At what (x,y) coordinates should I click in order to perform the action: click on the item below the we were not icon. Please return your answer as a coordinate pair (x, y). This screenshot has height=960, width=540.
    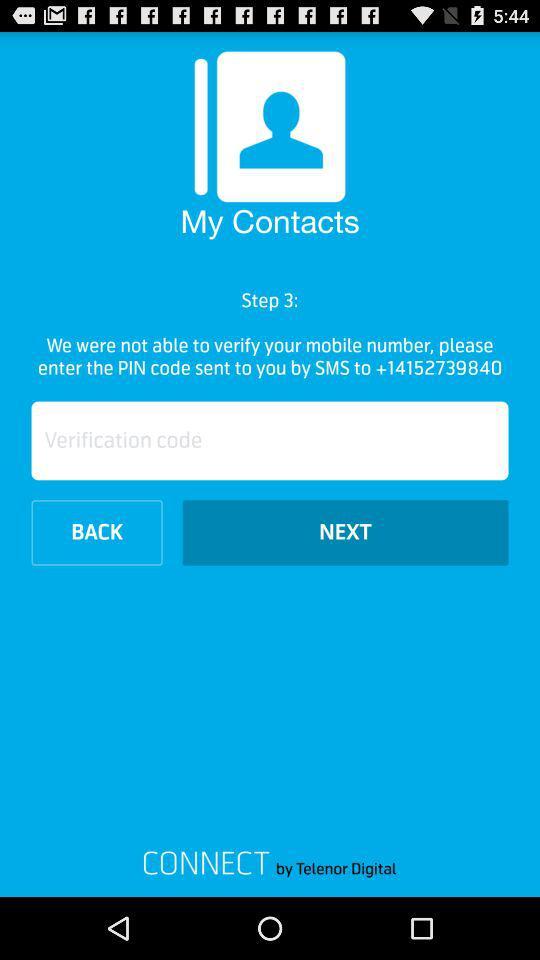
    Looking at the image, I should click on (270, 440).